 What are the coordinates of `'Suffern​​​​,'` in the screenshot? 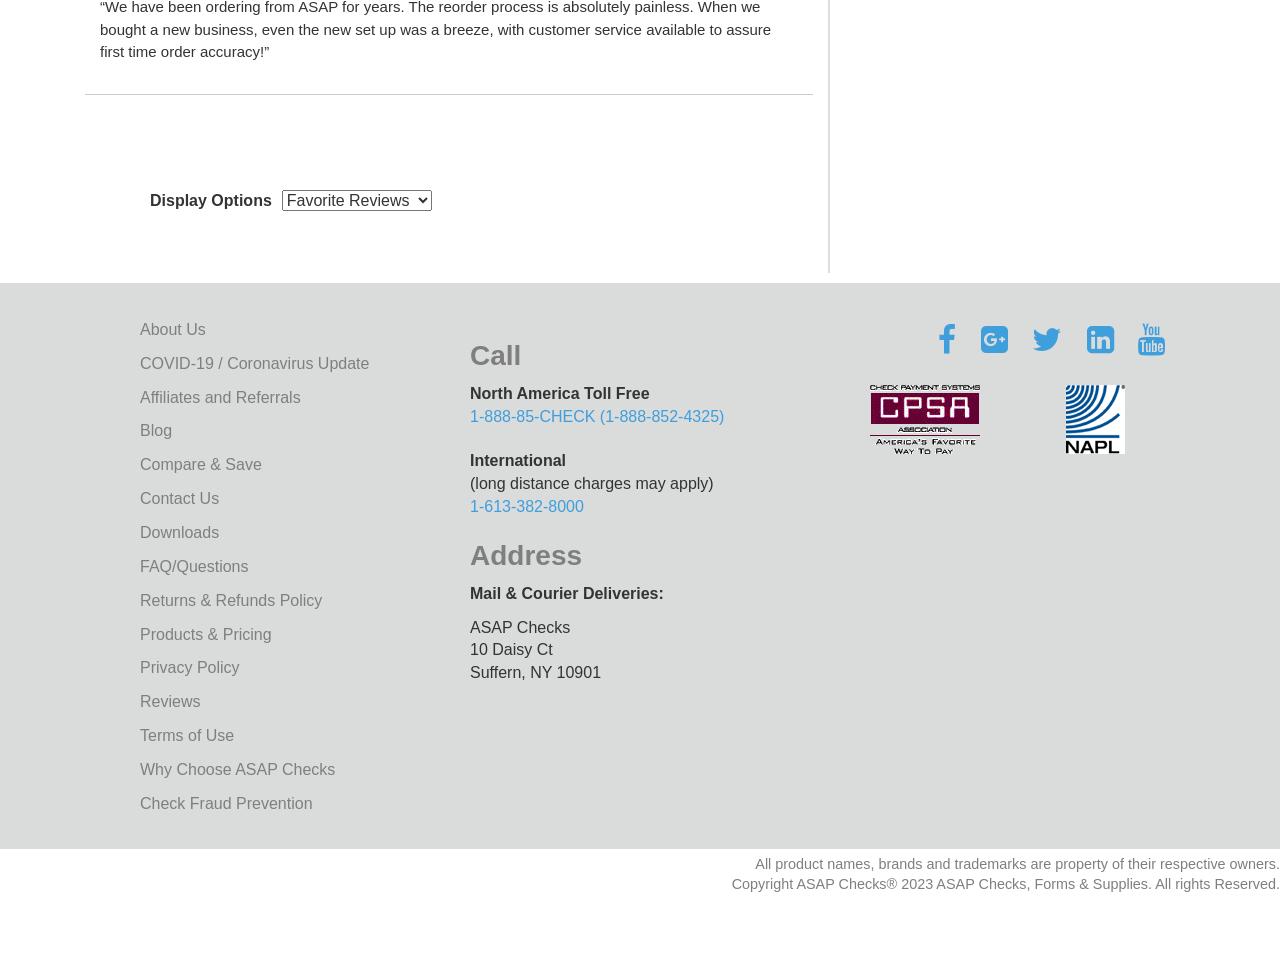 It's located at (499, 672).